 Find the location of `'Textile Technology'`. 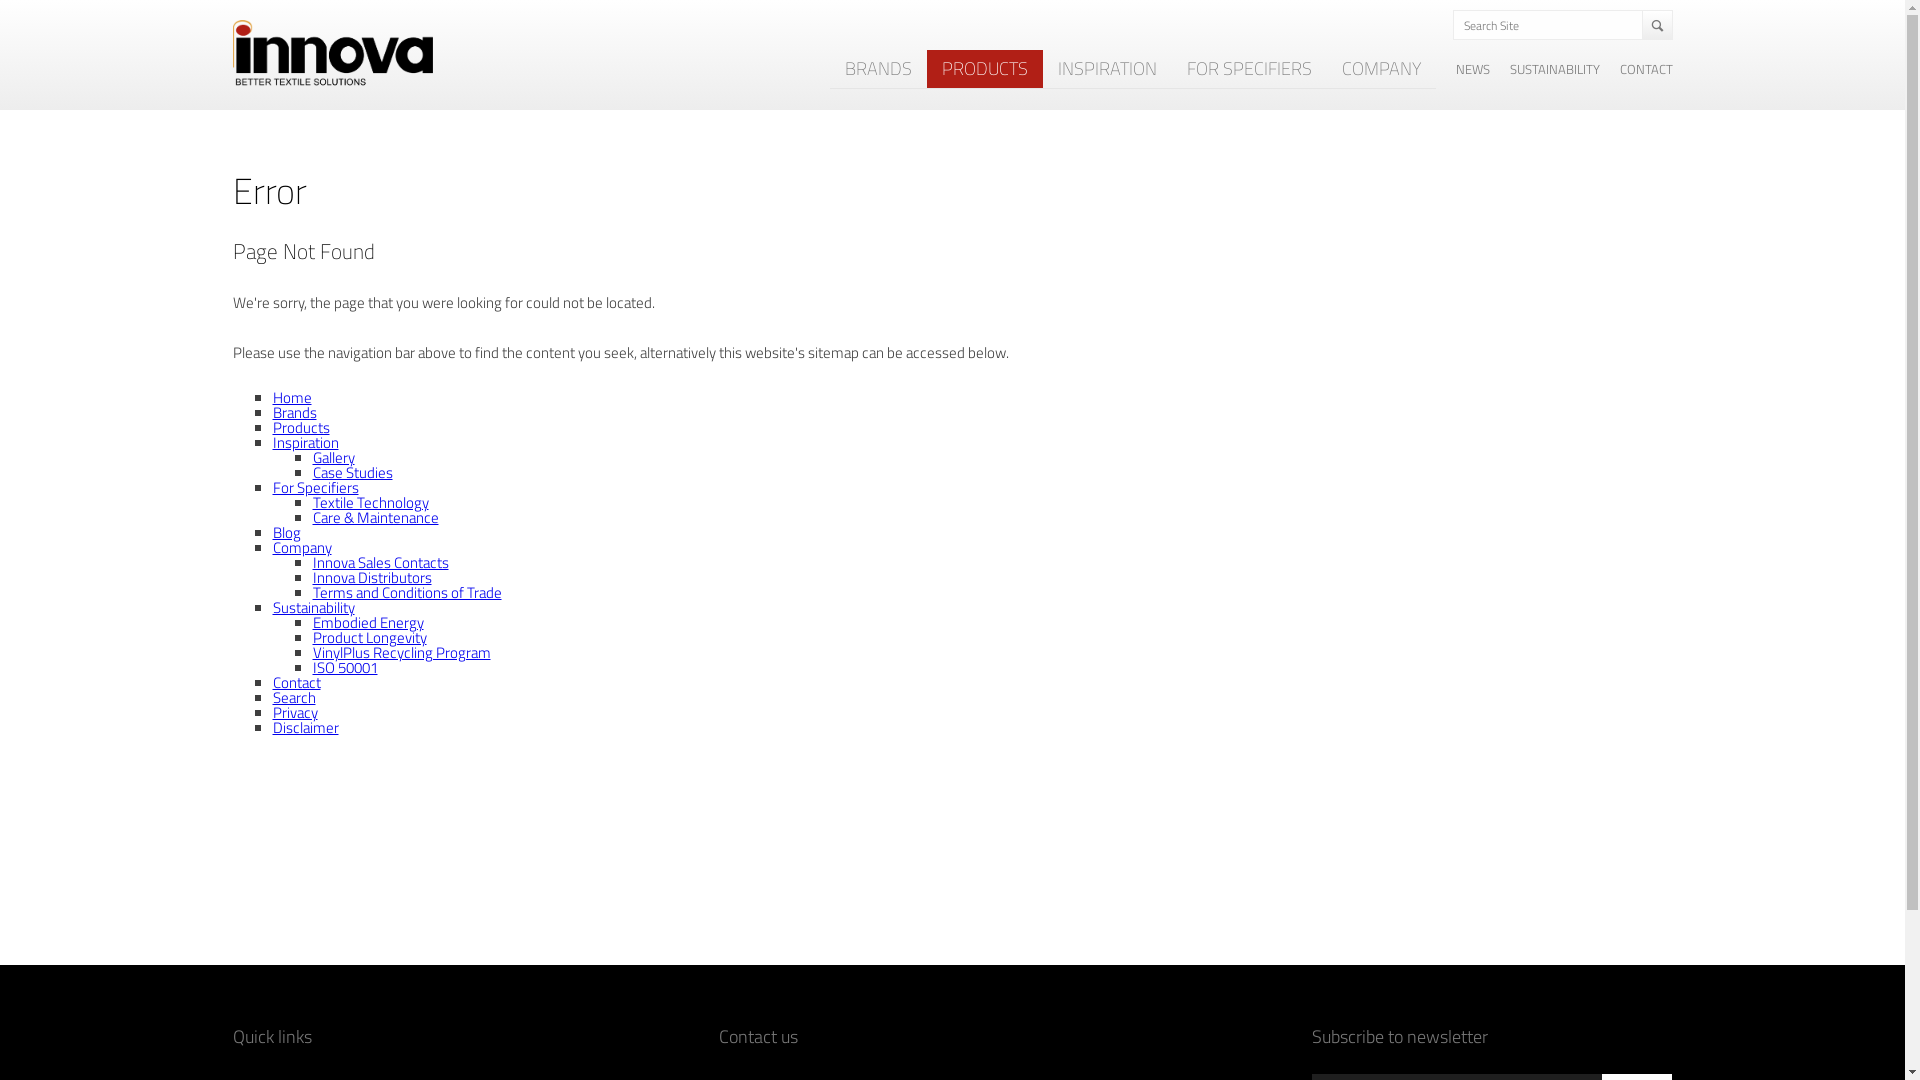

'Textile Technology' is located at coordinates (311, 501).